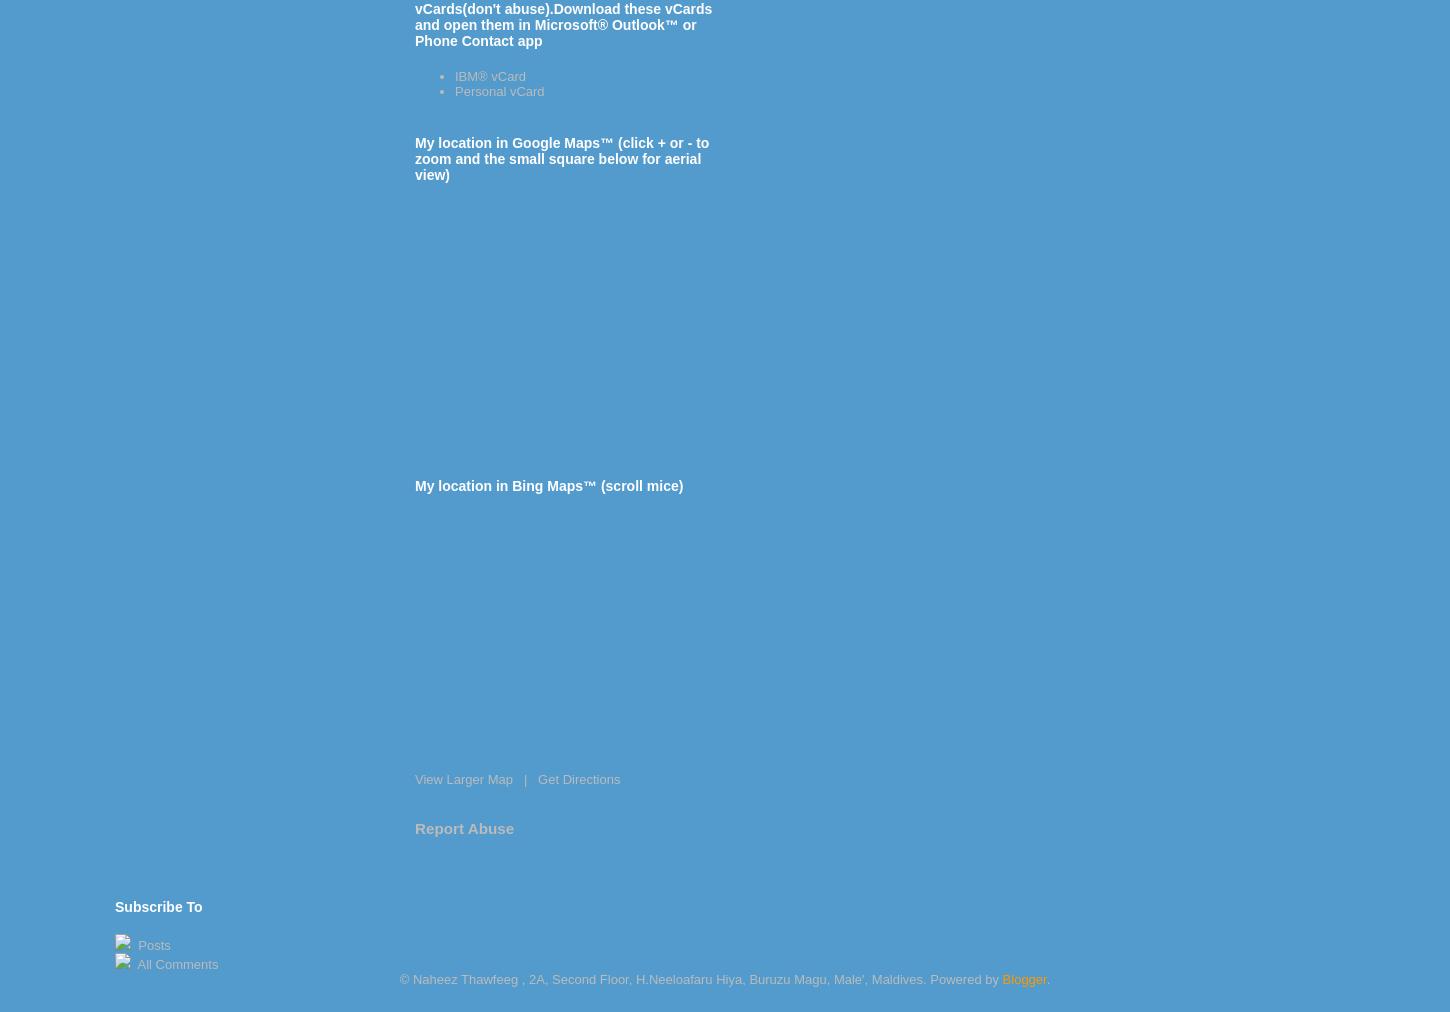  I want to click on 'View Larger Map', so click(463, 778).